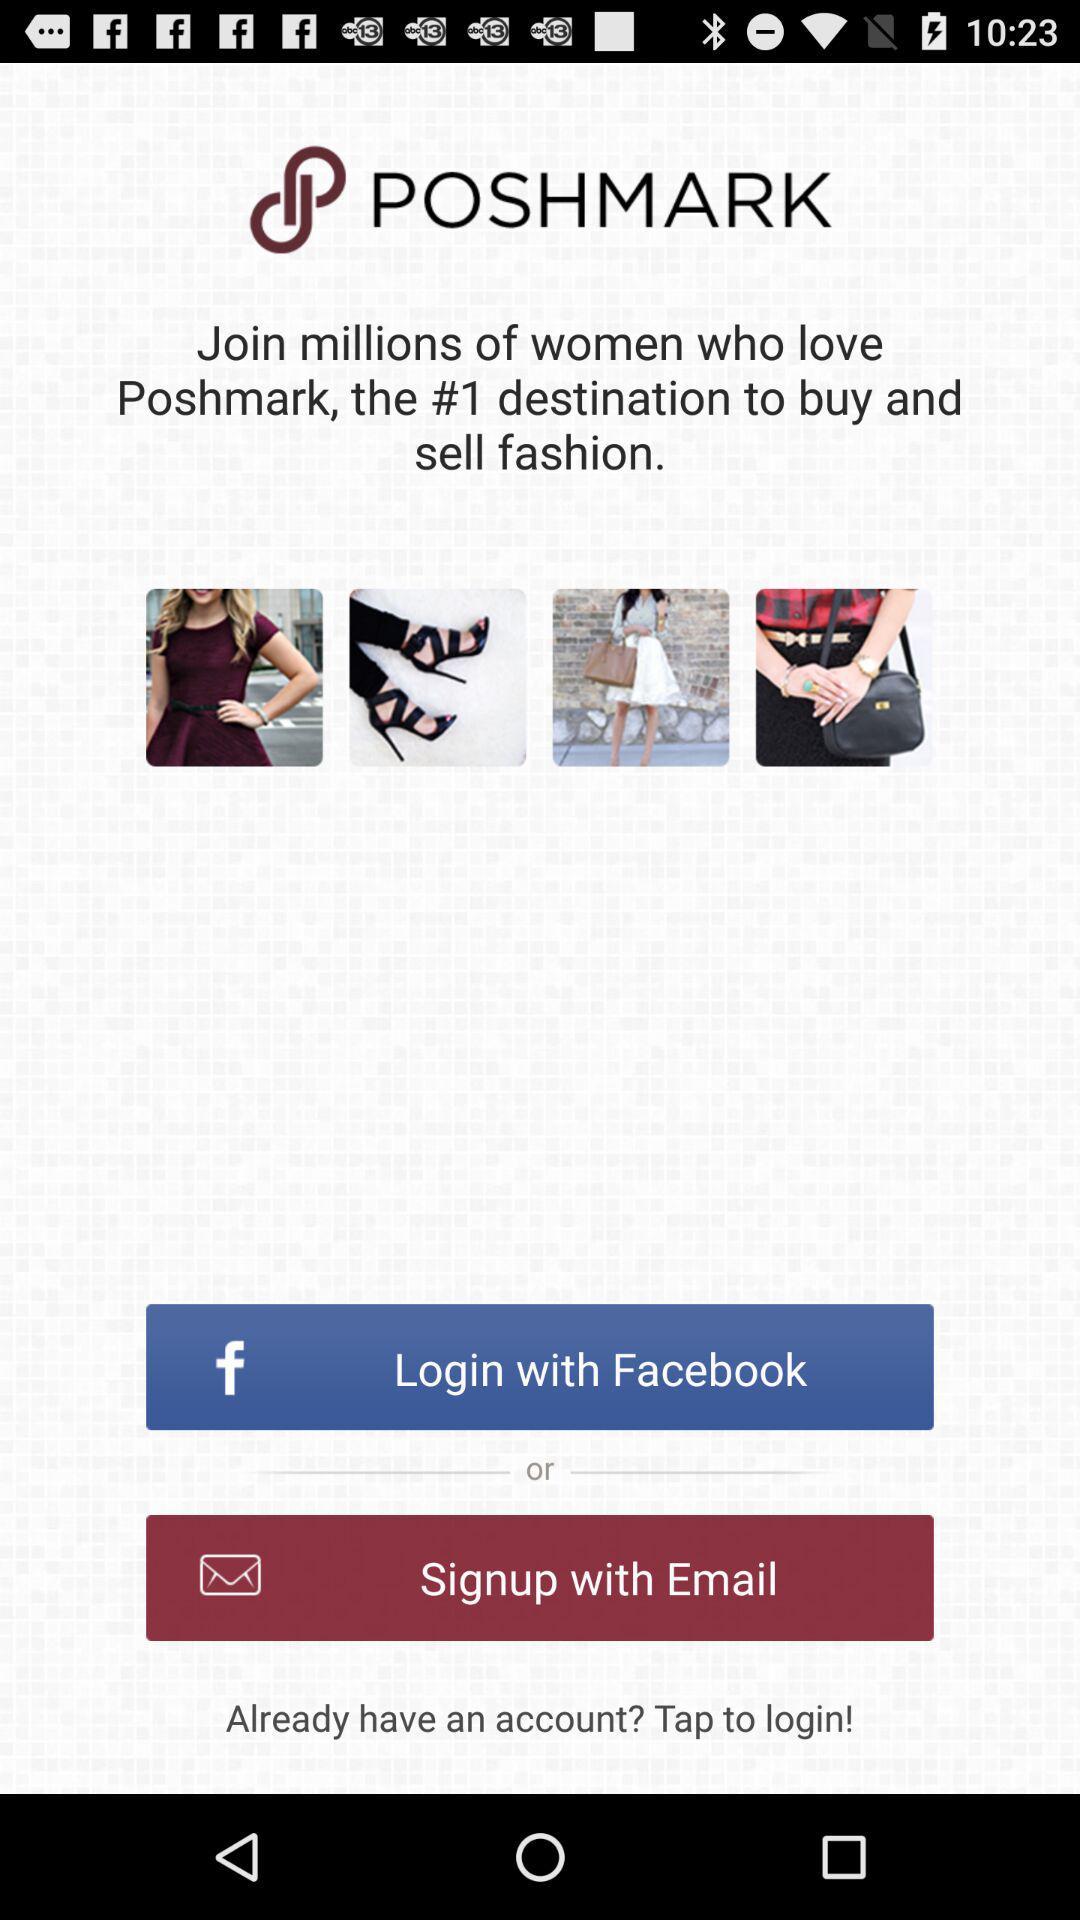  What do you see at coordinates (540, 1577) in the screenshot?
I see `icon below the or icon` at bounding box center [540, 1577].